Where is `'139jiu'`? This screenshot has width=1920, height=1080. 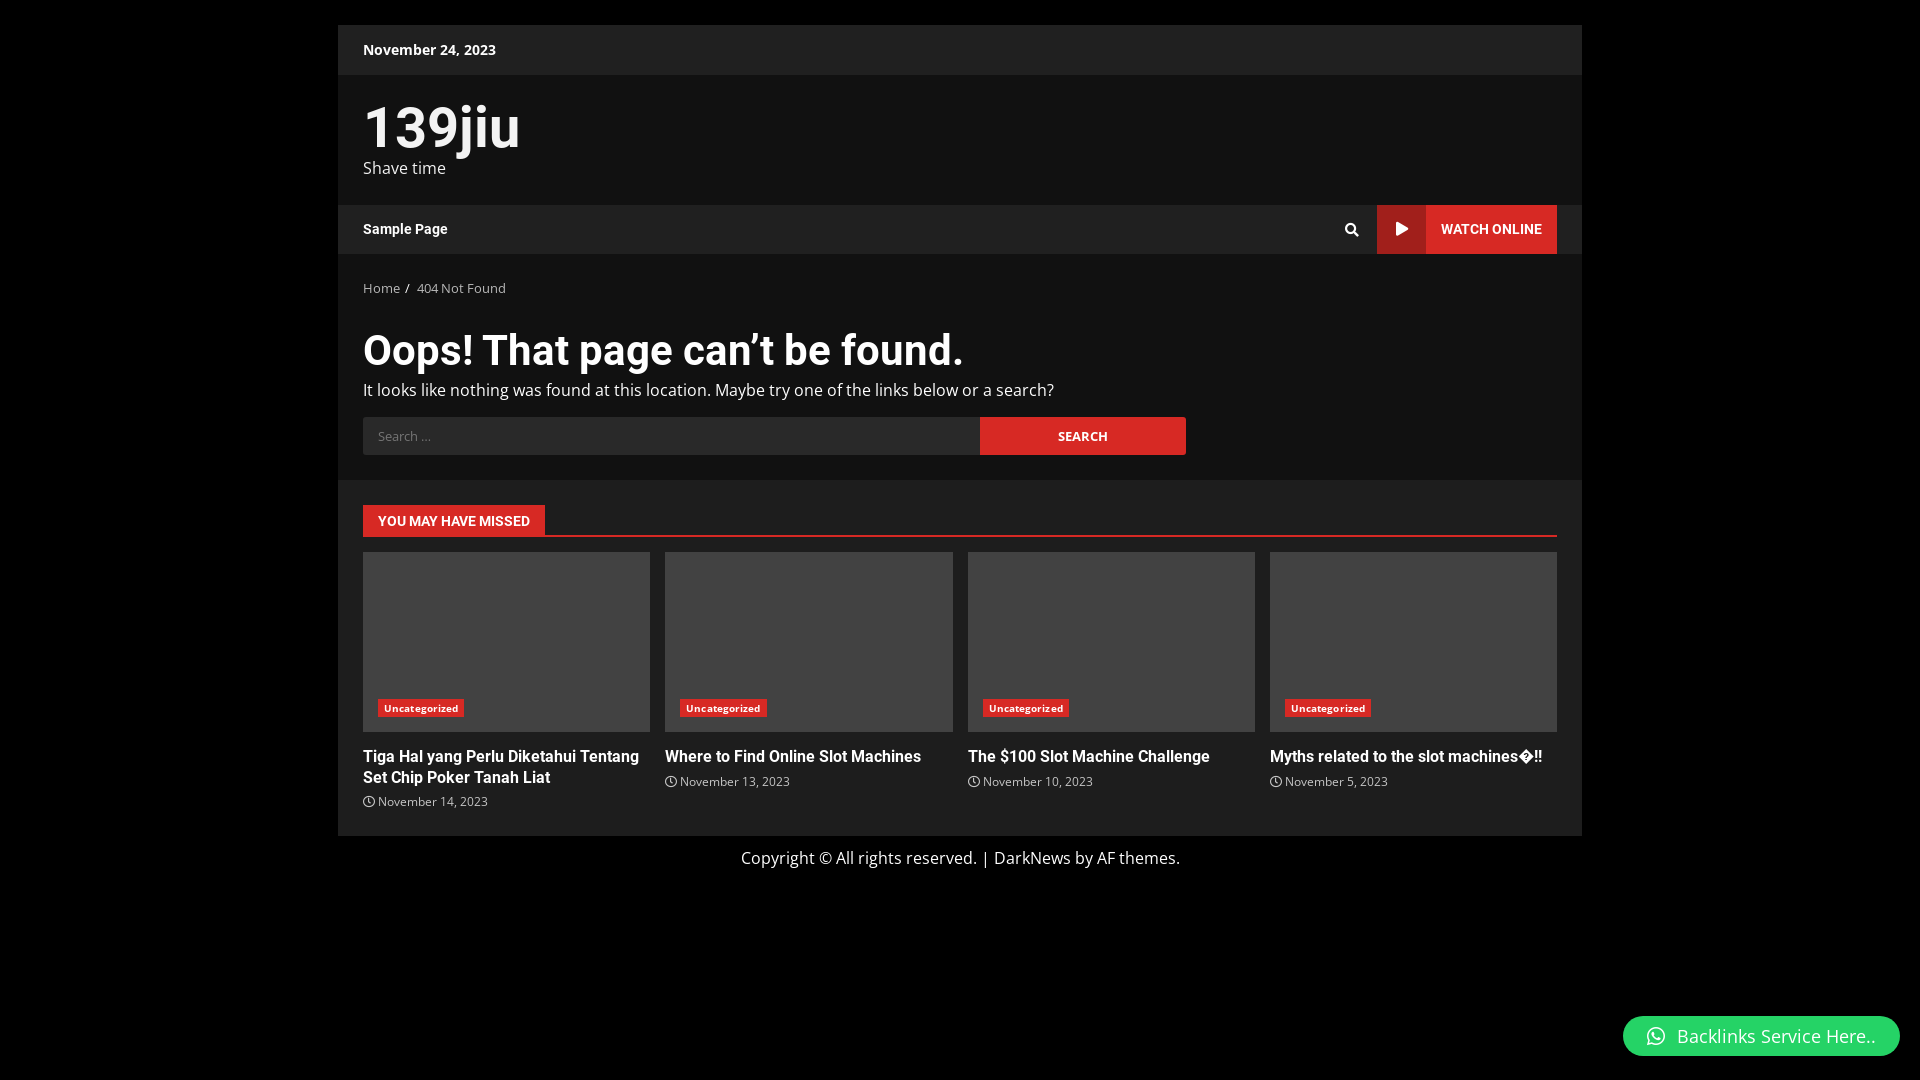 '139jiu' is located at coordinates (440, 127).